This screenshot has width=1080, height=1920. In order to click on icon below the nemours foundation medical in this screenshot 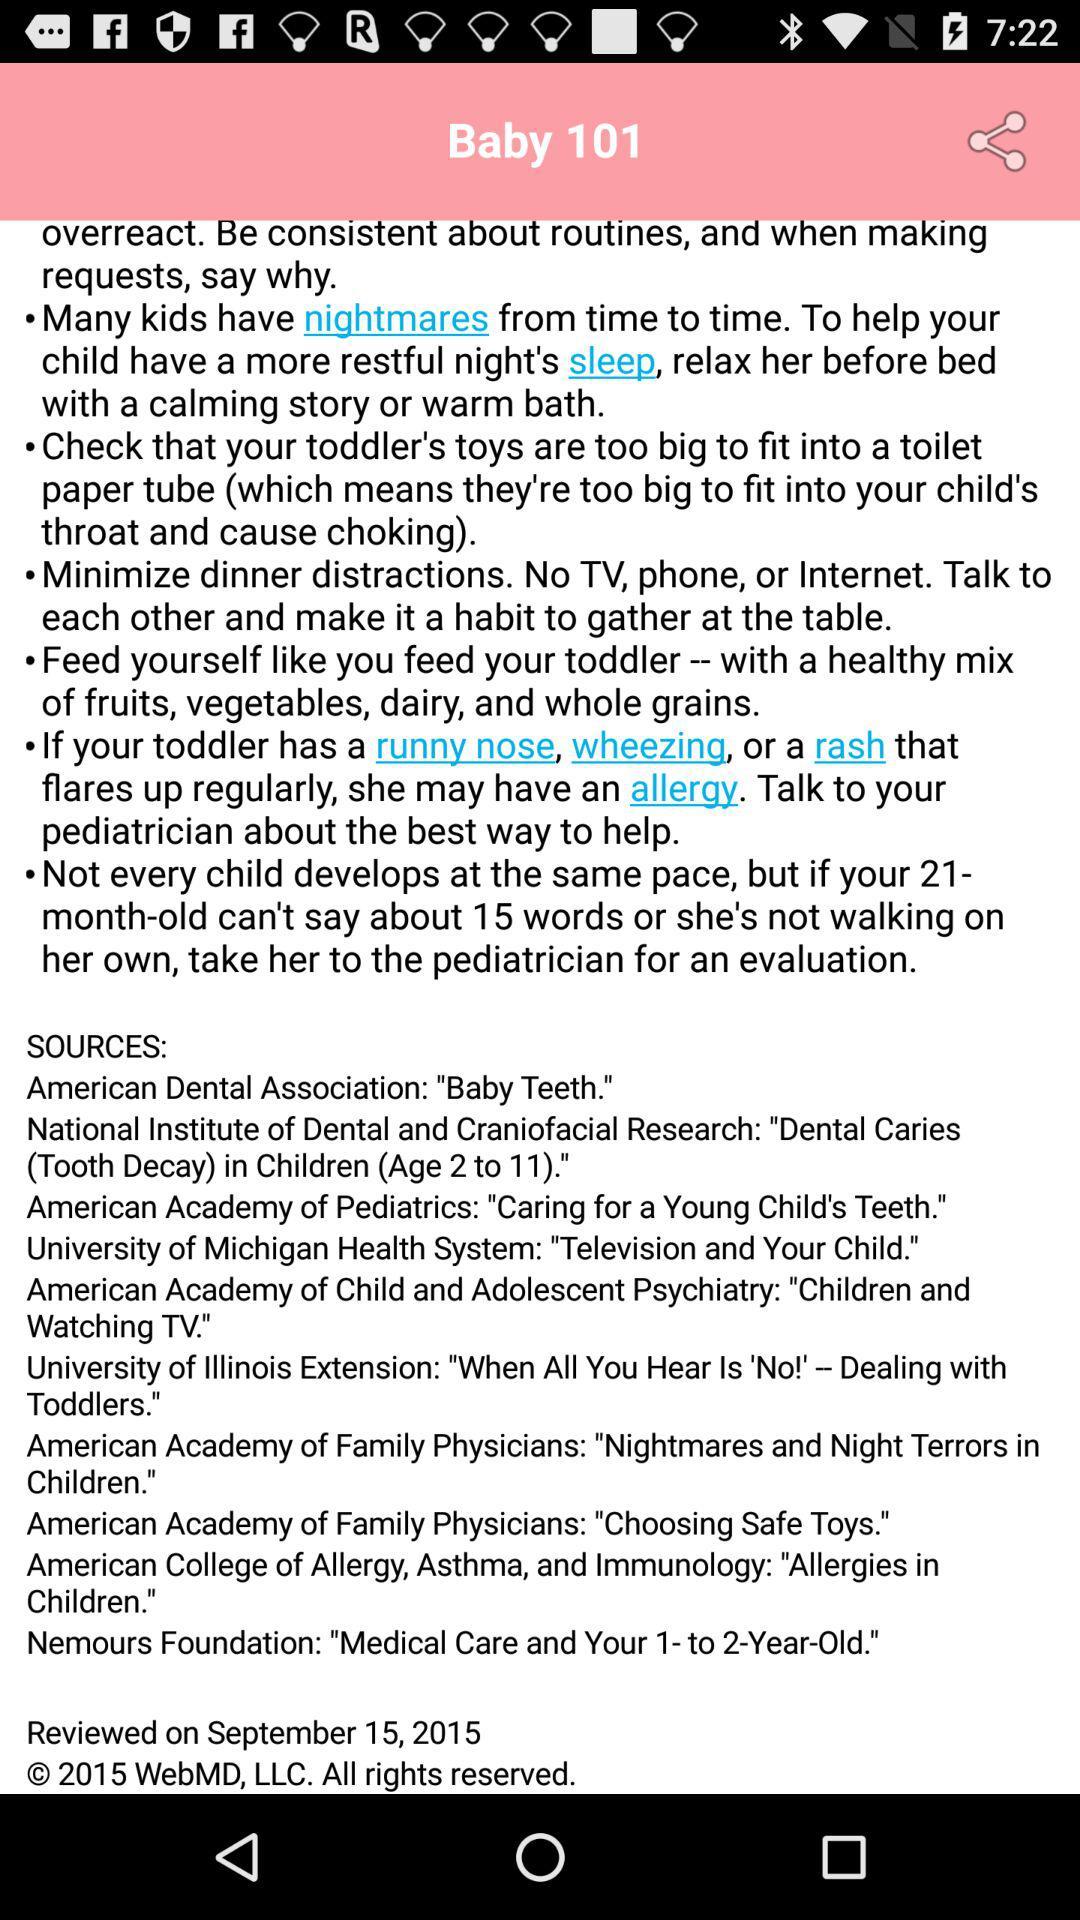, I will do `click(540, 1685)`.